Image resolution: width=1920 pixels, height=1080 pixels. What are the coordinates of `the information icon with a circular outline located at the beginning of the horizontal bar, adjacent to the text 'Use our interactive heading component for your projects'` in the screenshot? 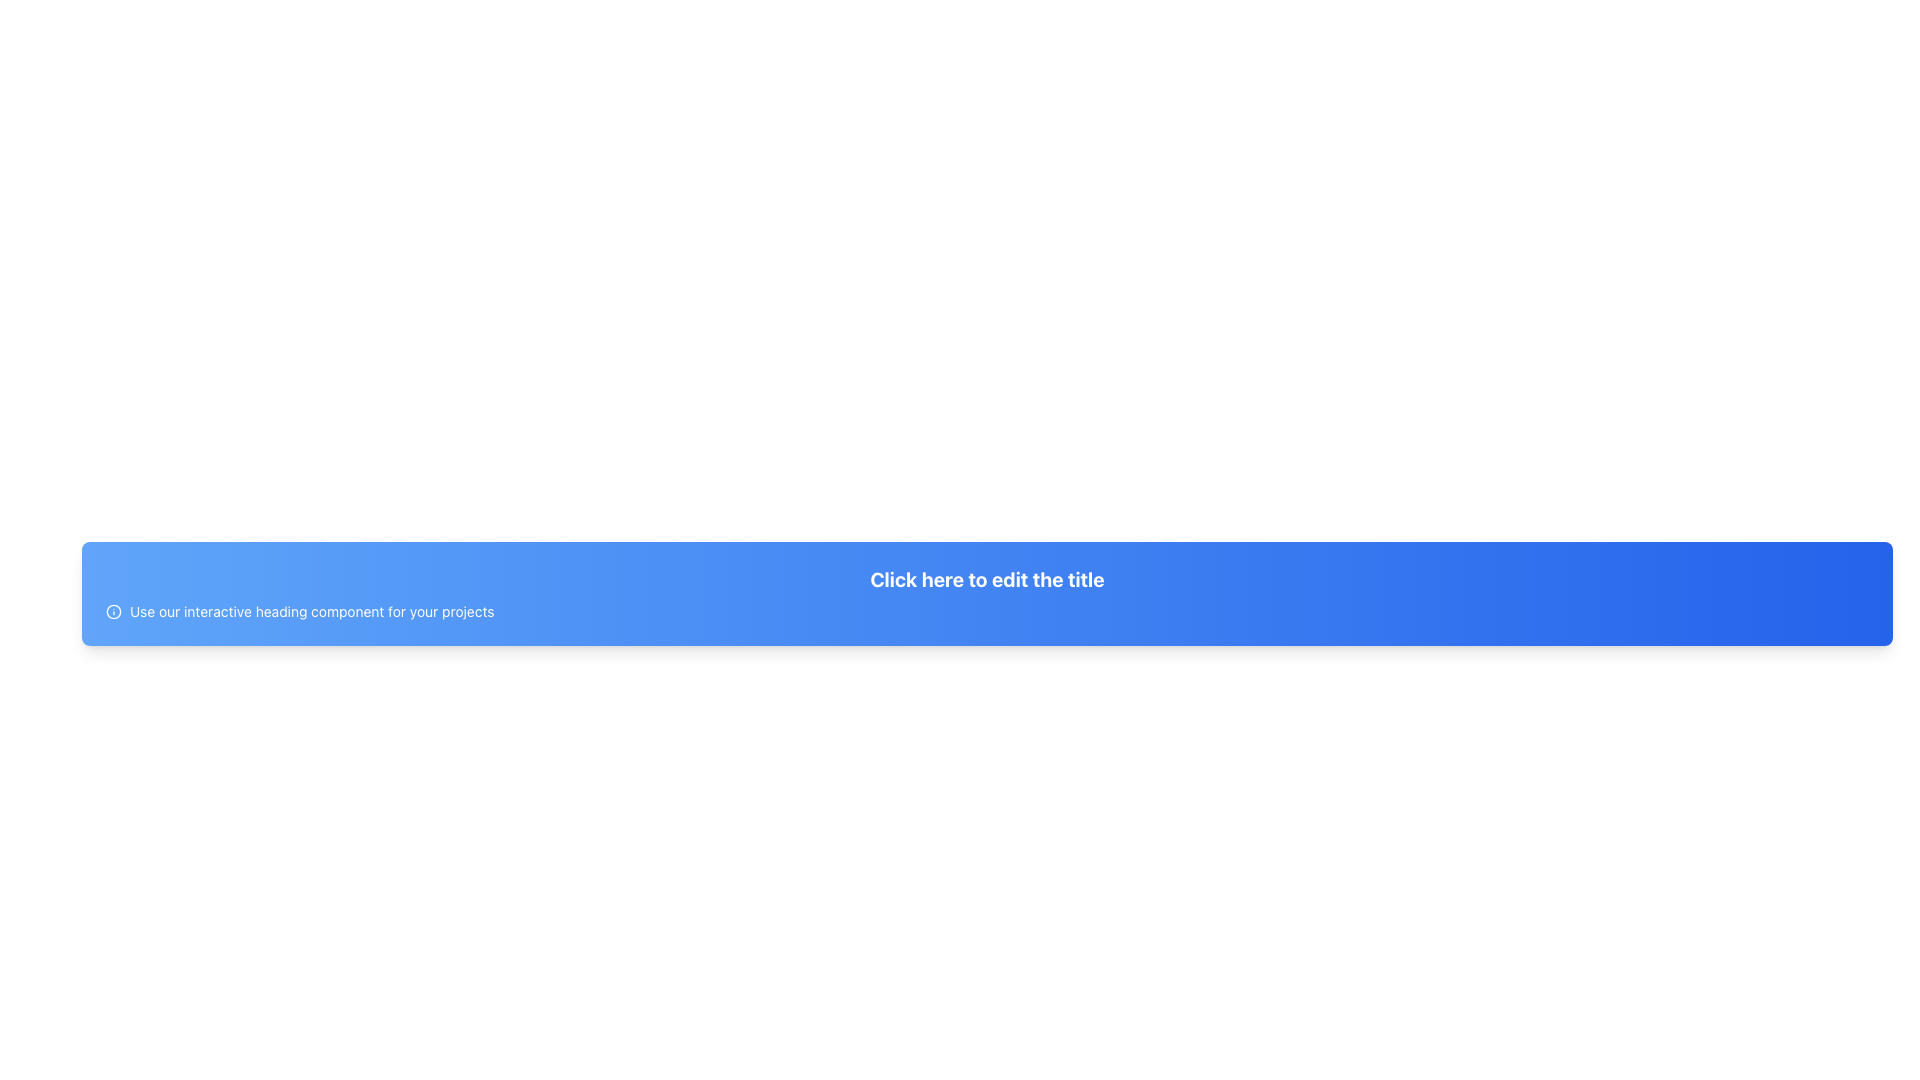 It's located at (113, 611).